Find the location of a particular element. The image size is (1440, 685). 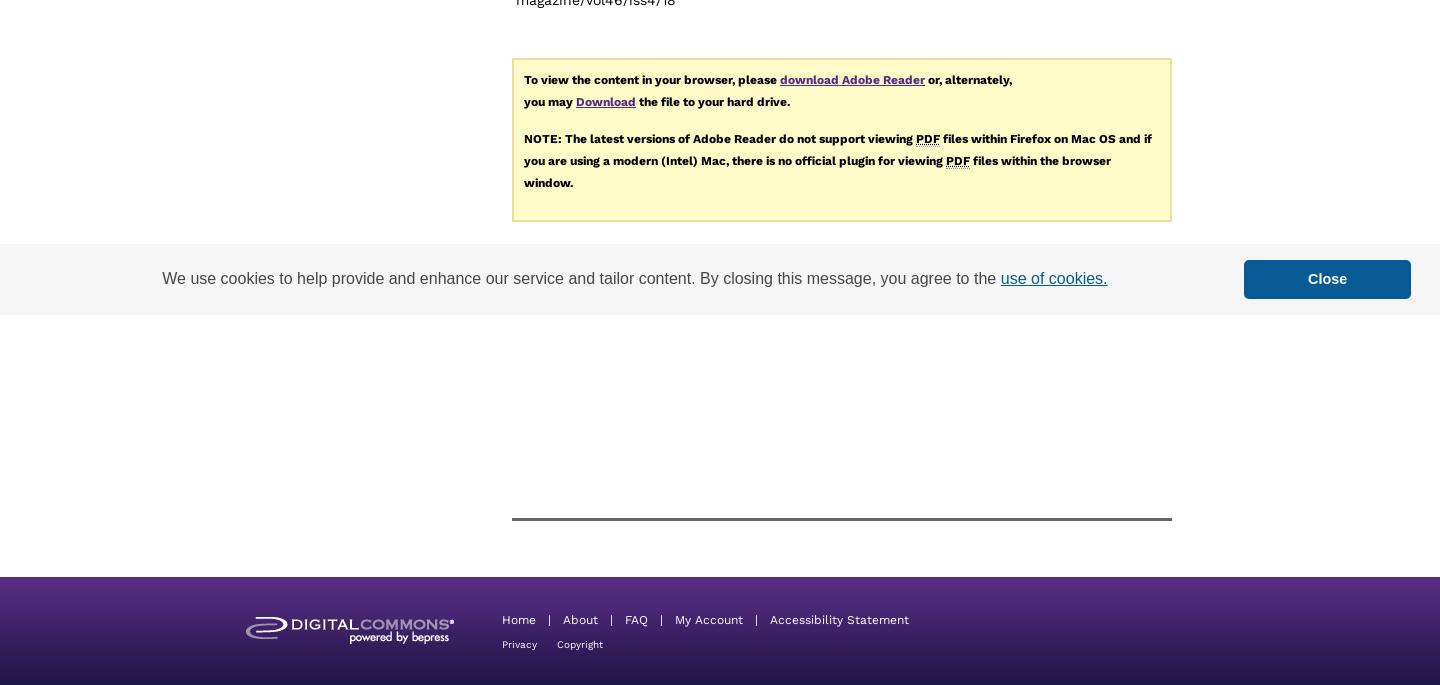

'Download' is located at coordinates (604, 100).